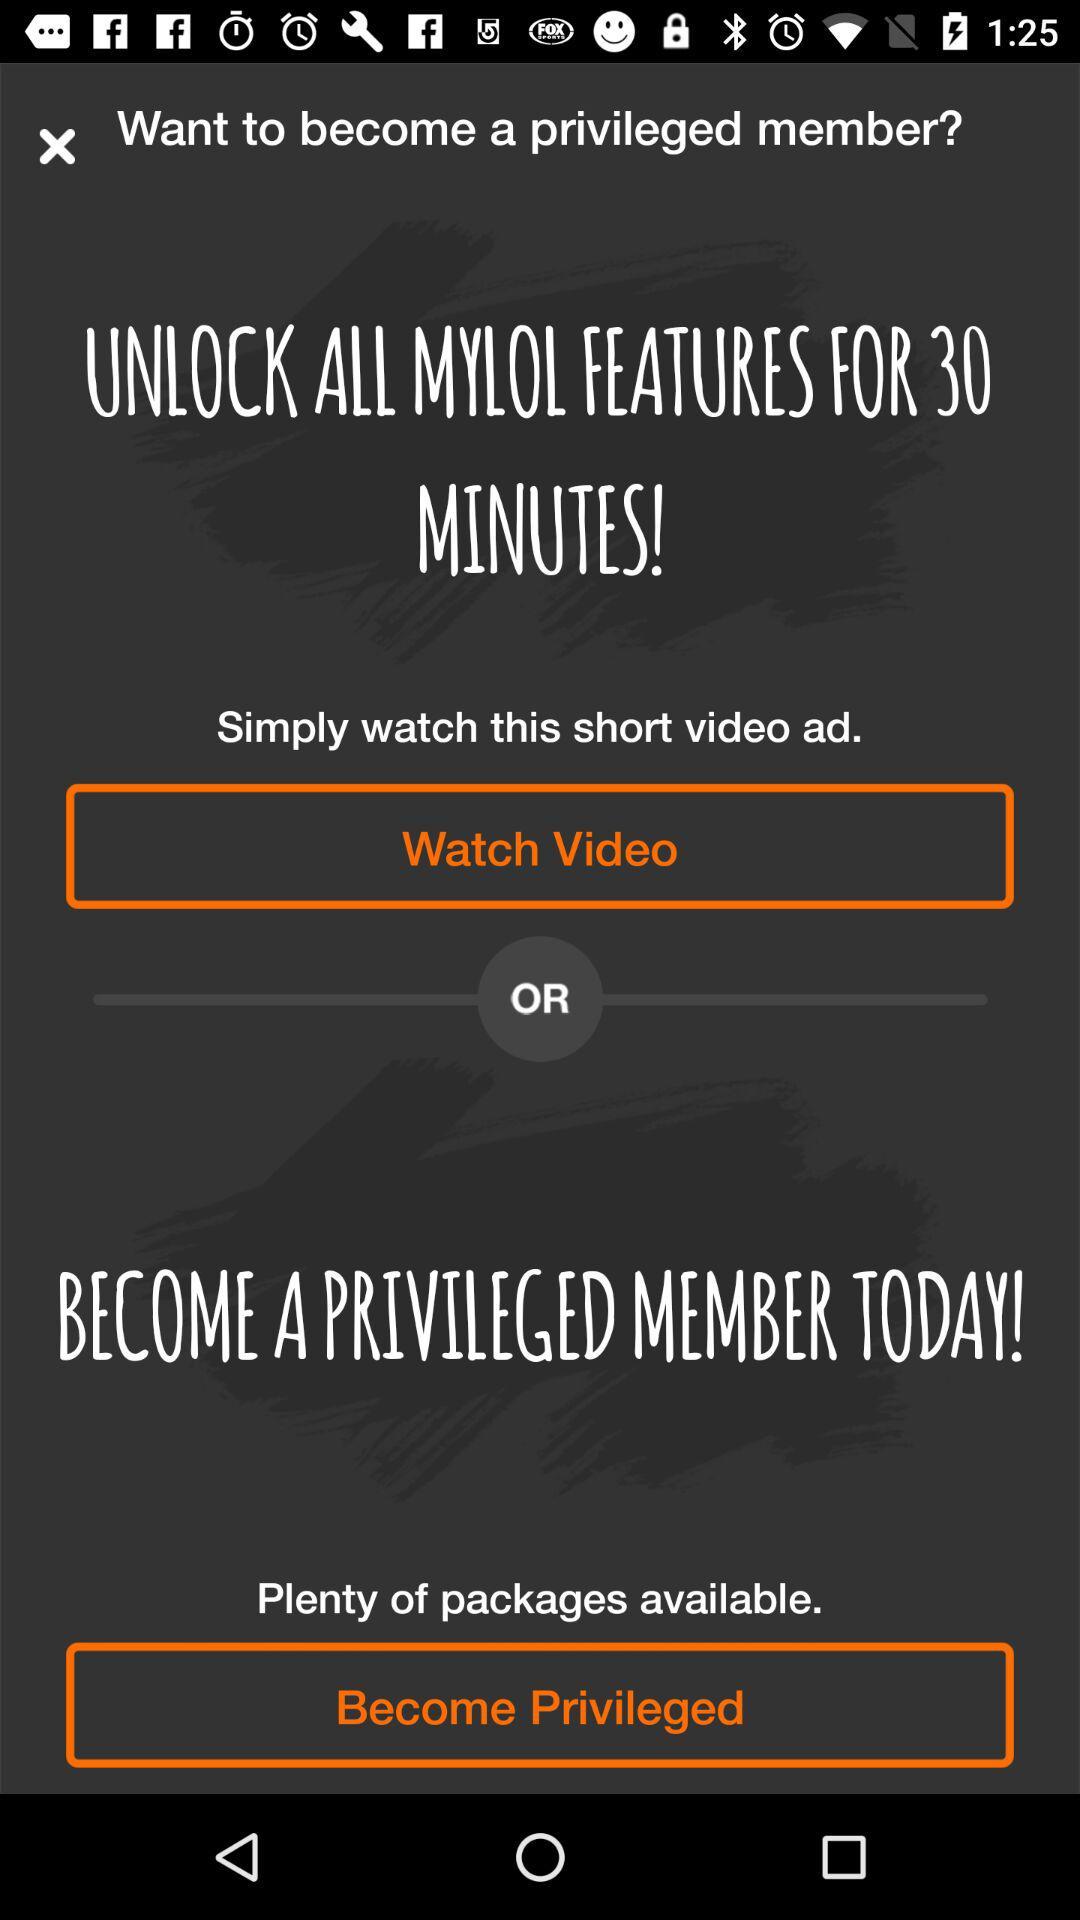 Image resolution: width=1080 pixels, height=1920 pixels. Describe the element at coordinates (56, 145) in the screenshot. I see `the close icon` at that location.